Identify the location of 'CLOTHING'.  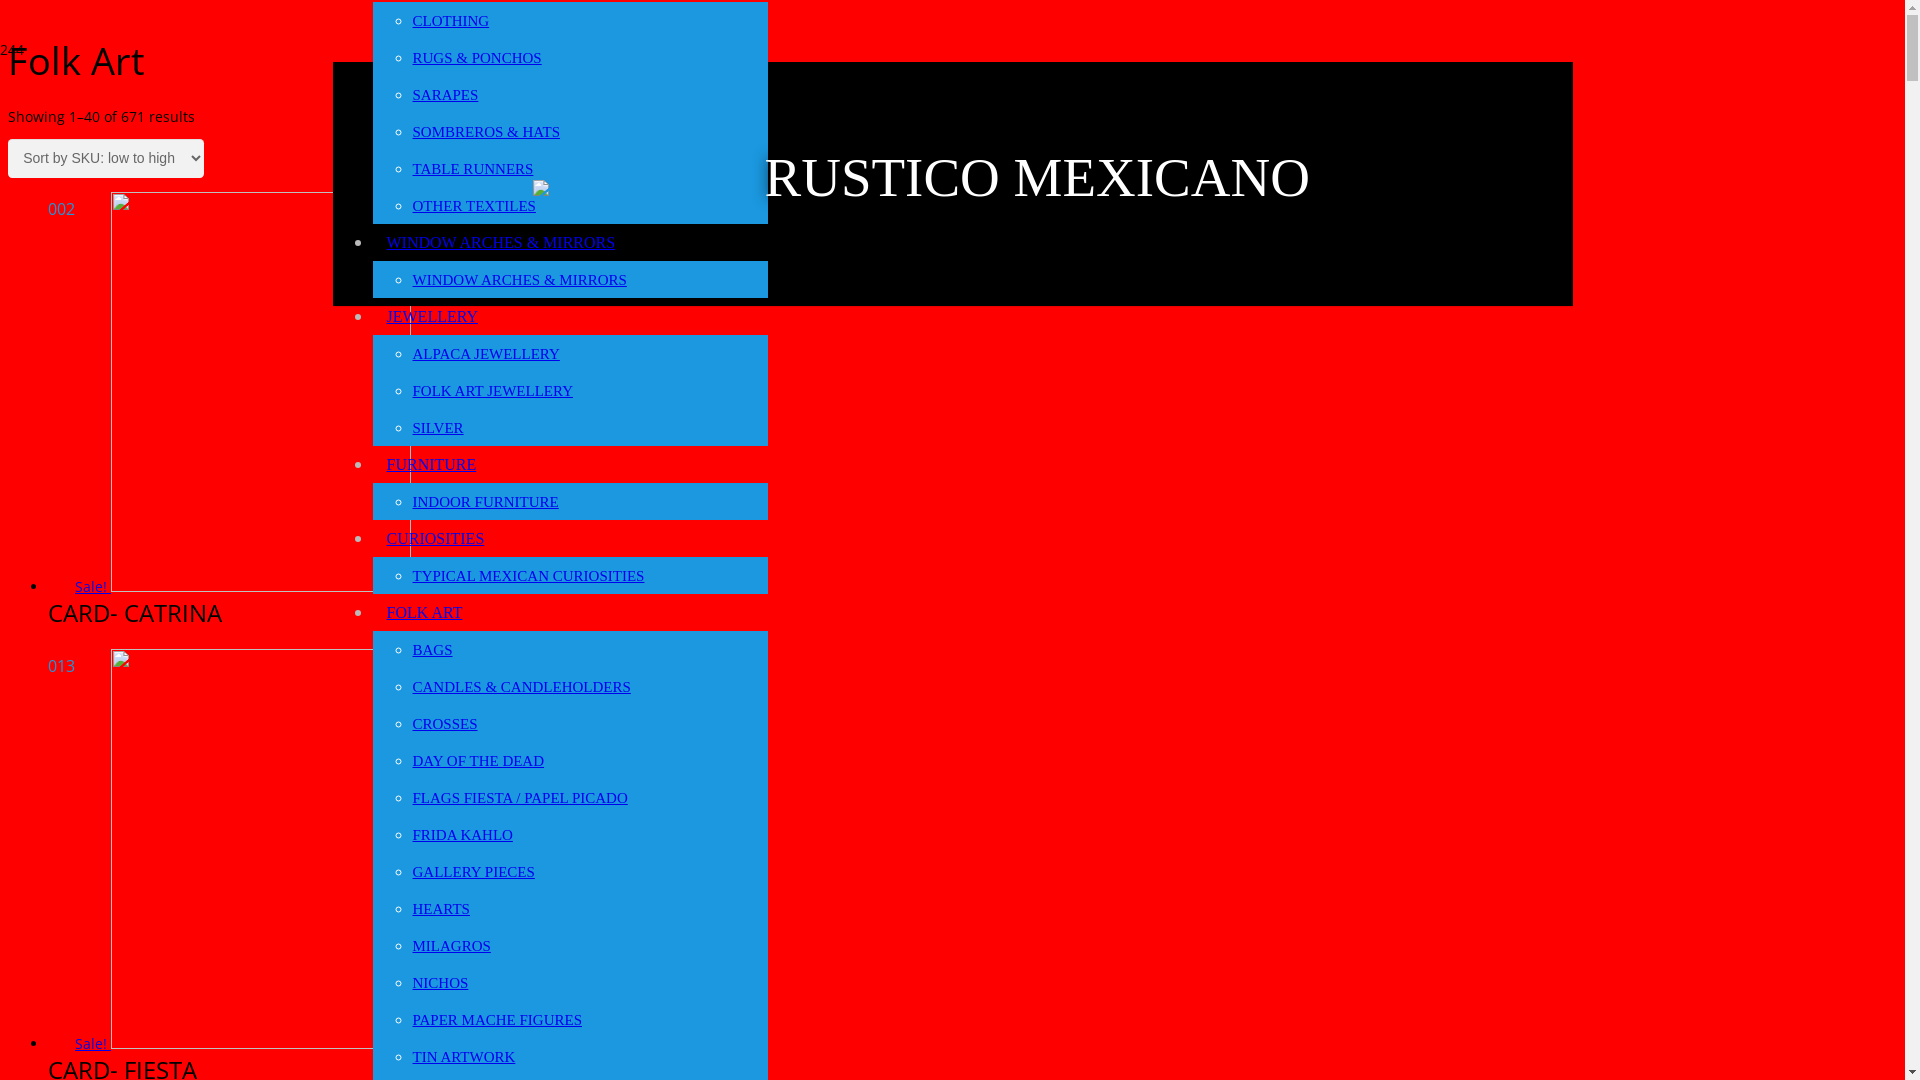
(449, 20).